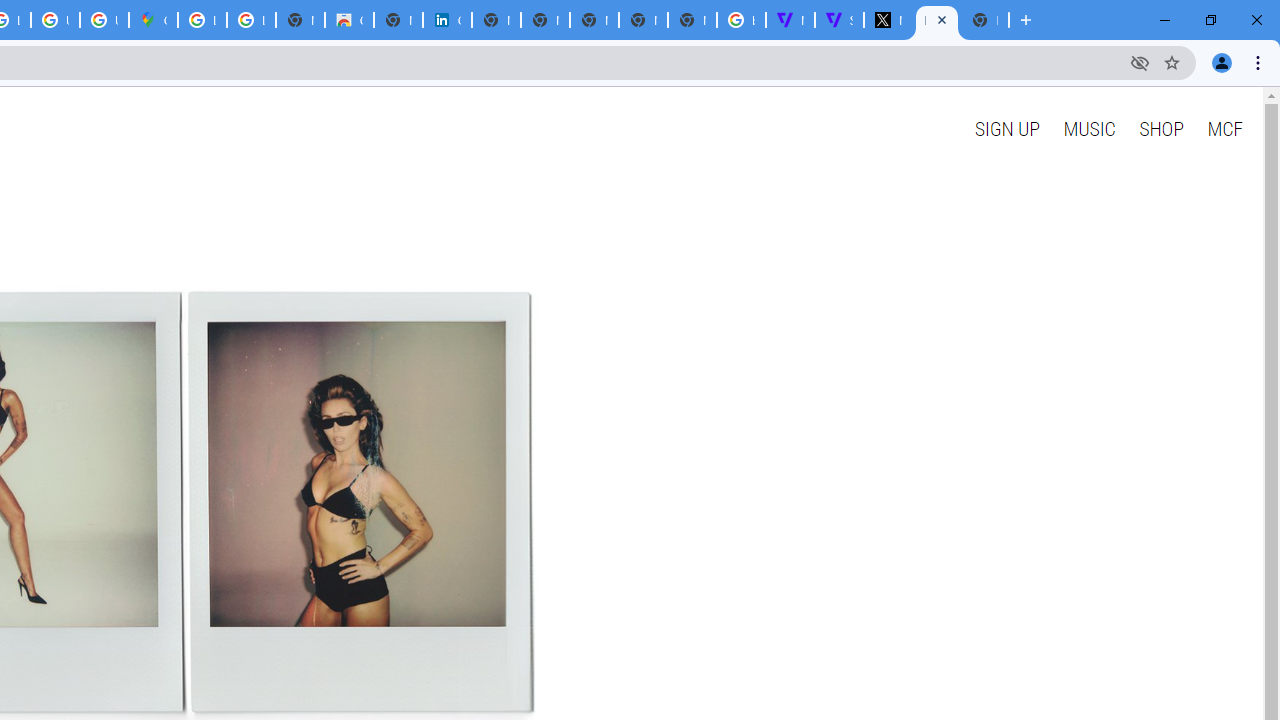  I want to click on 'New Tab', so click(984, 20).